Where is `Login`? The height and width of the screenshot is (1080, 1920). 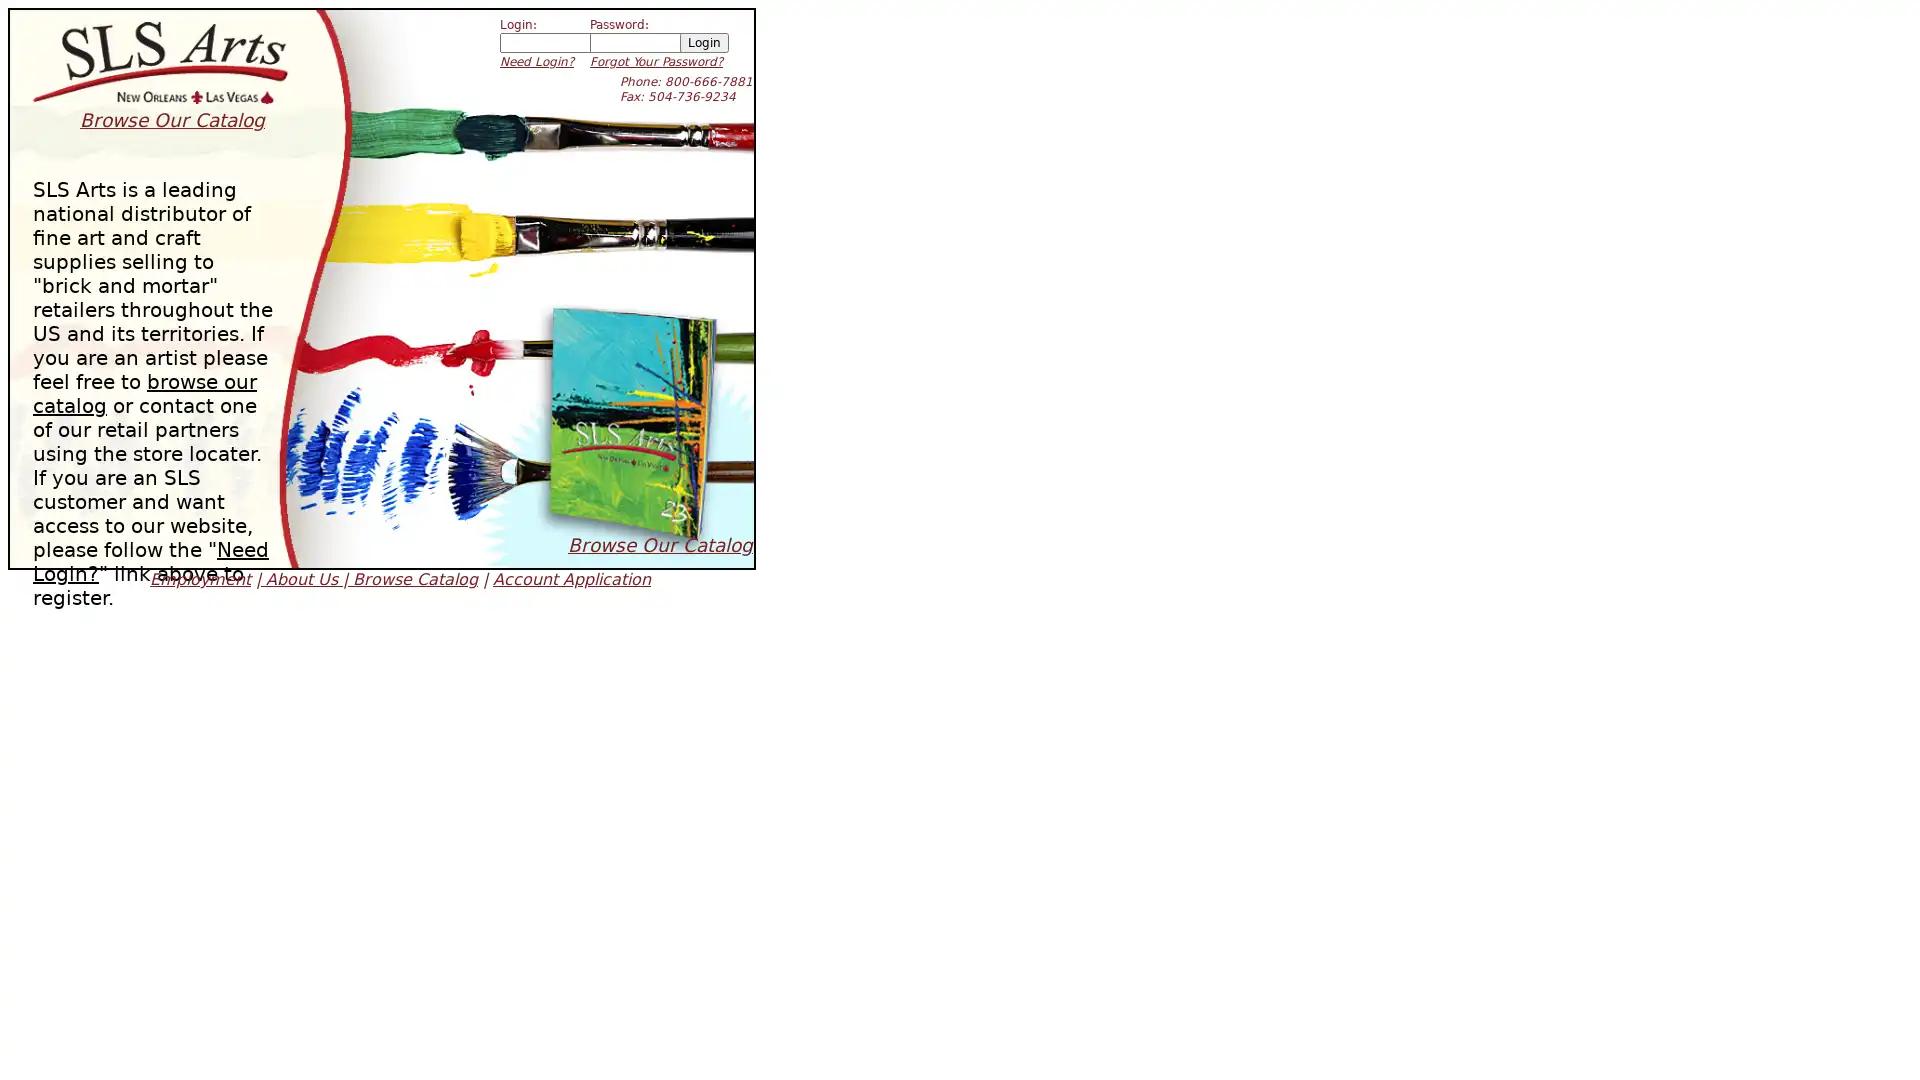 Login is located at coordinates (704, 42).